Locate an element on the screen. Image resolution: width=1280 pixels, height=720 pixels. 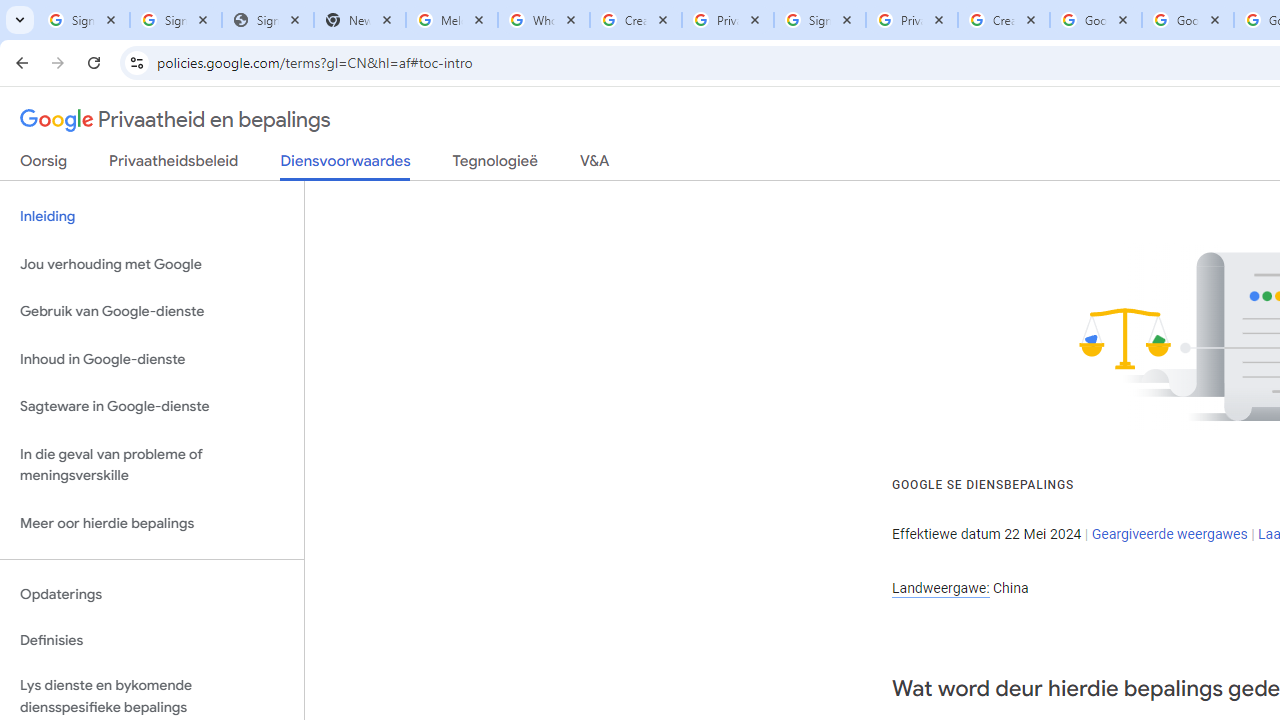
'Diensvoorwaardes' is located at coordinates (345, 165).